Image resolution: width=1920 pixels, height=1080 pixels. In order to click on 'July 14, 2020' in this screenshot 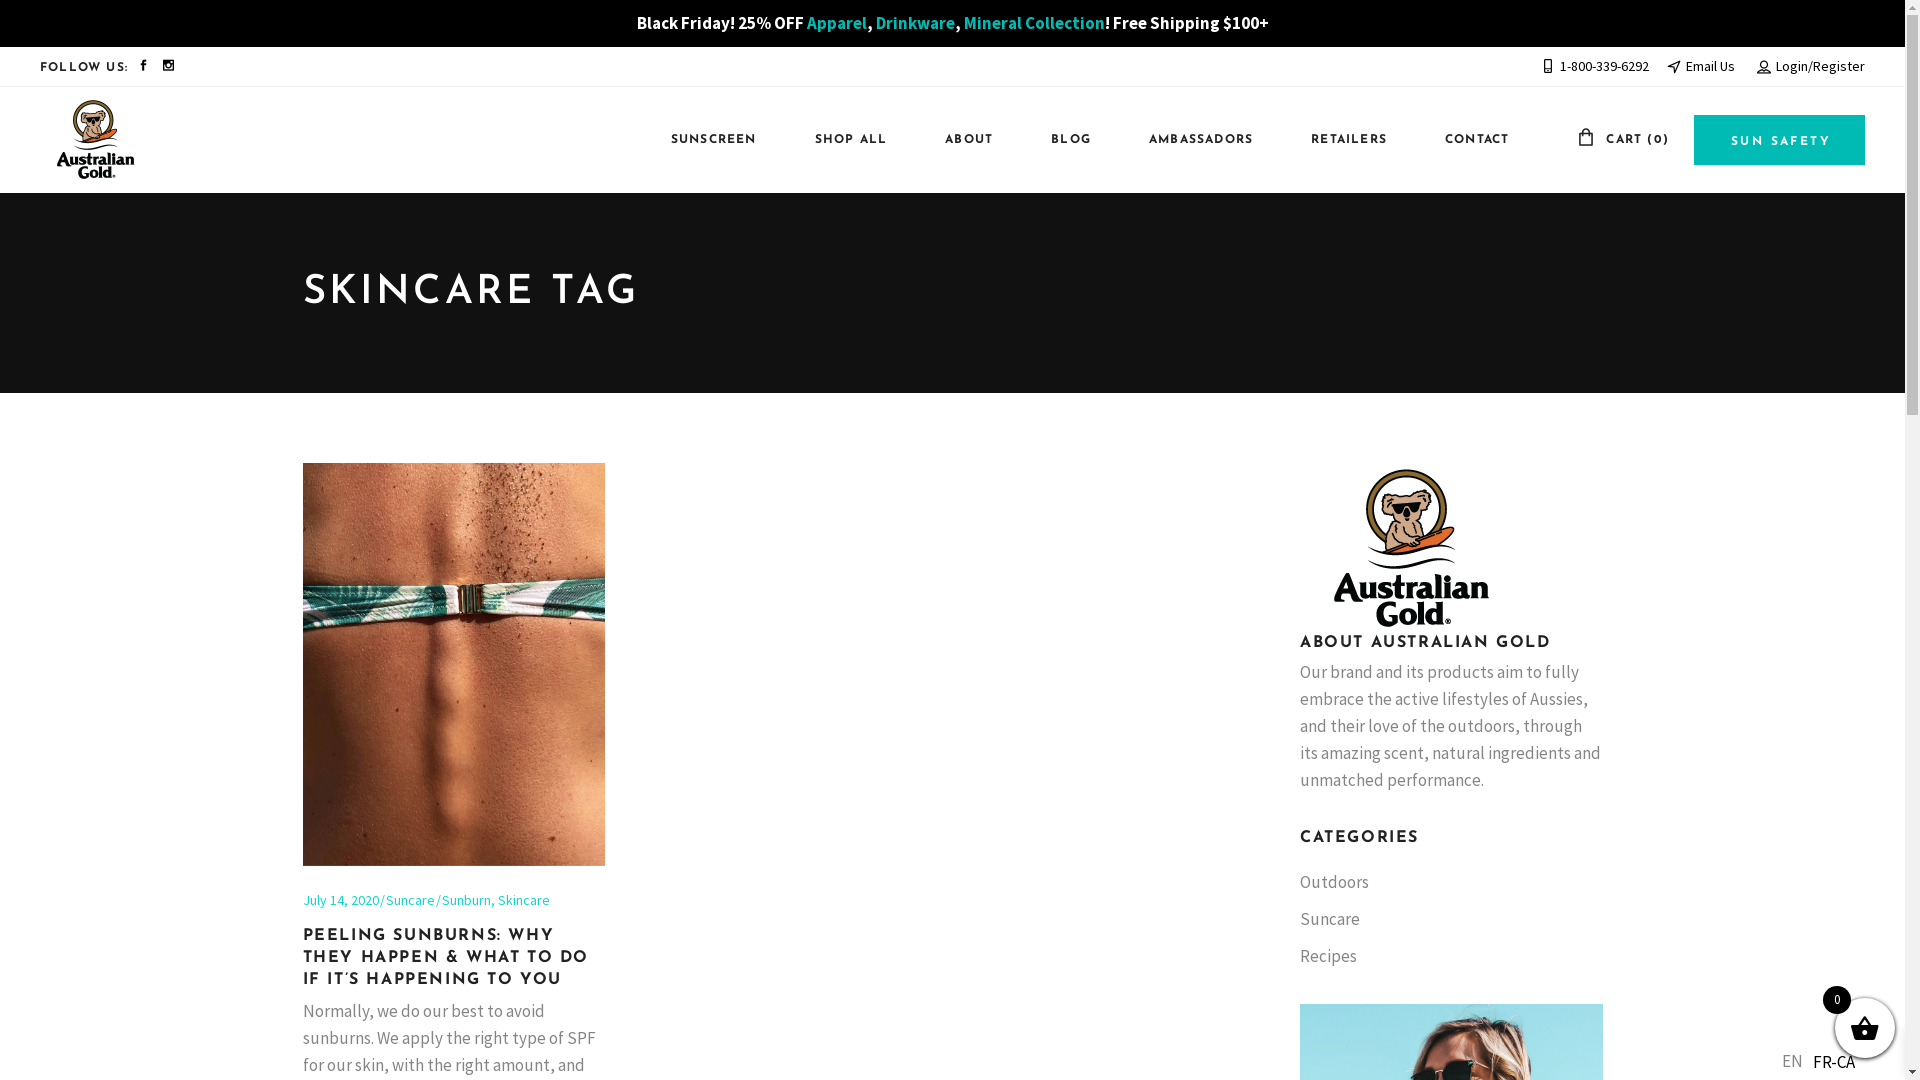, I will do `click(340, 898)`.